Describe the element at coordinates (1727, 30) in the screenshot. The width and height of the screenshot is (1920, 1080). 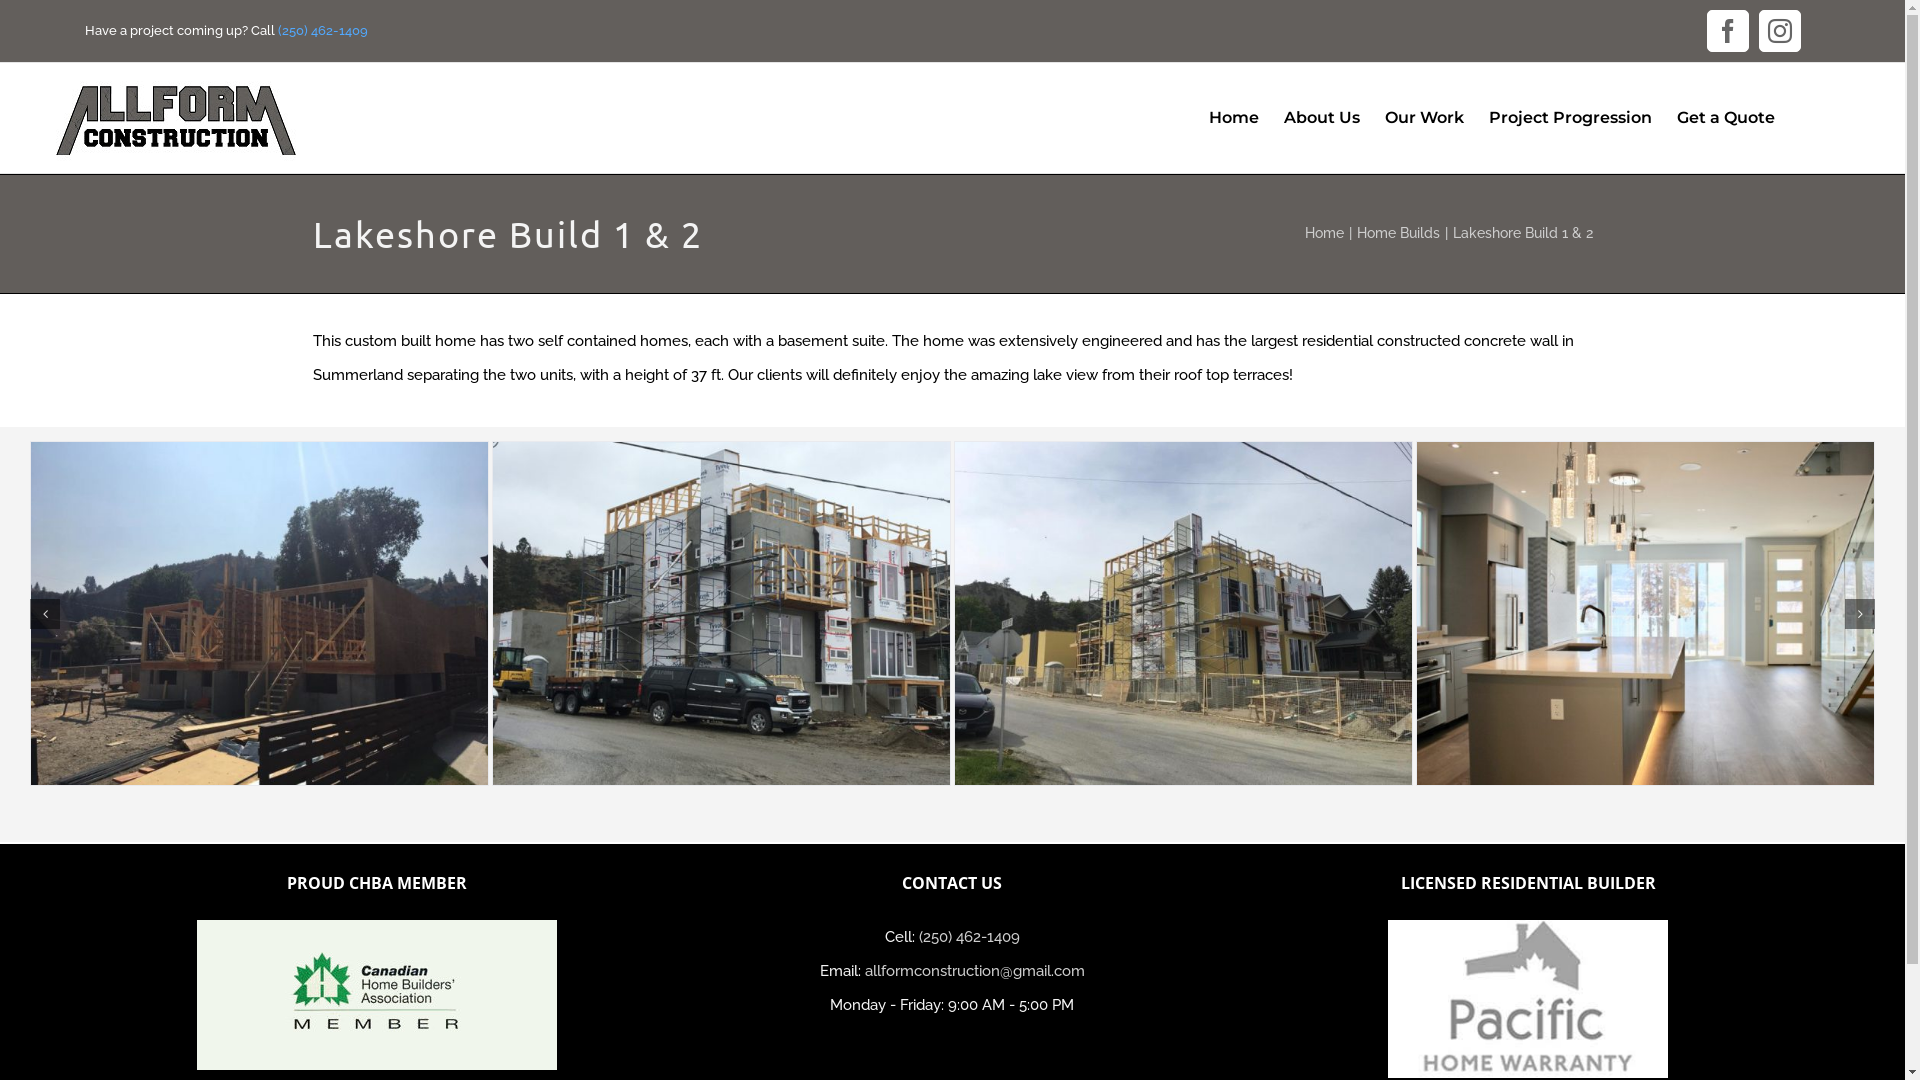
I see `'Facebook'` at that location.